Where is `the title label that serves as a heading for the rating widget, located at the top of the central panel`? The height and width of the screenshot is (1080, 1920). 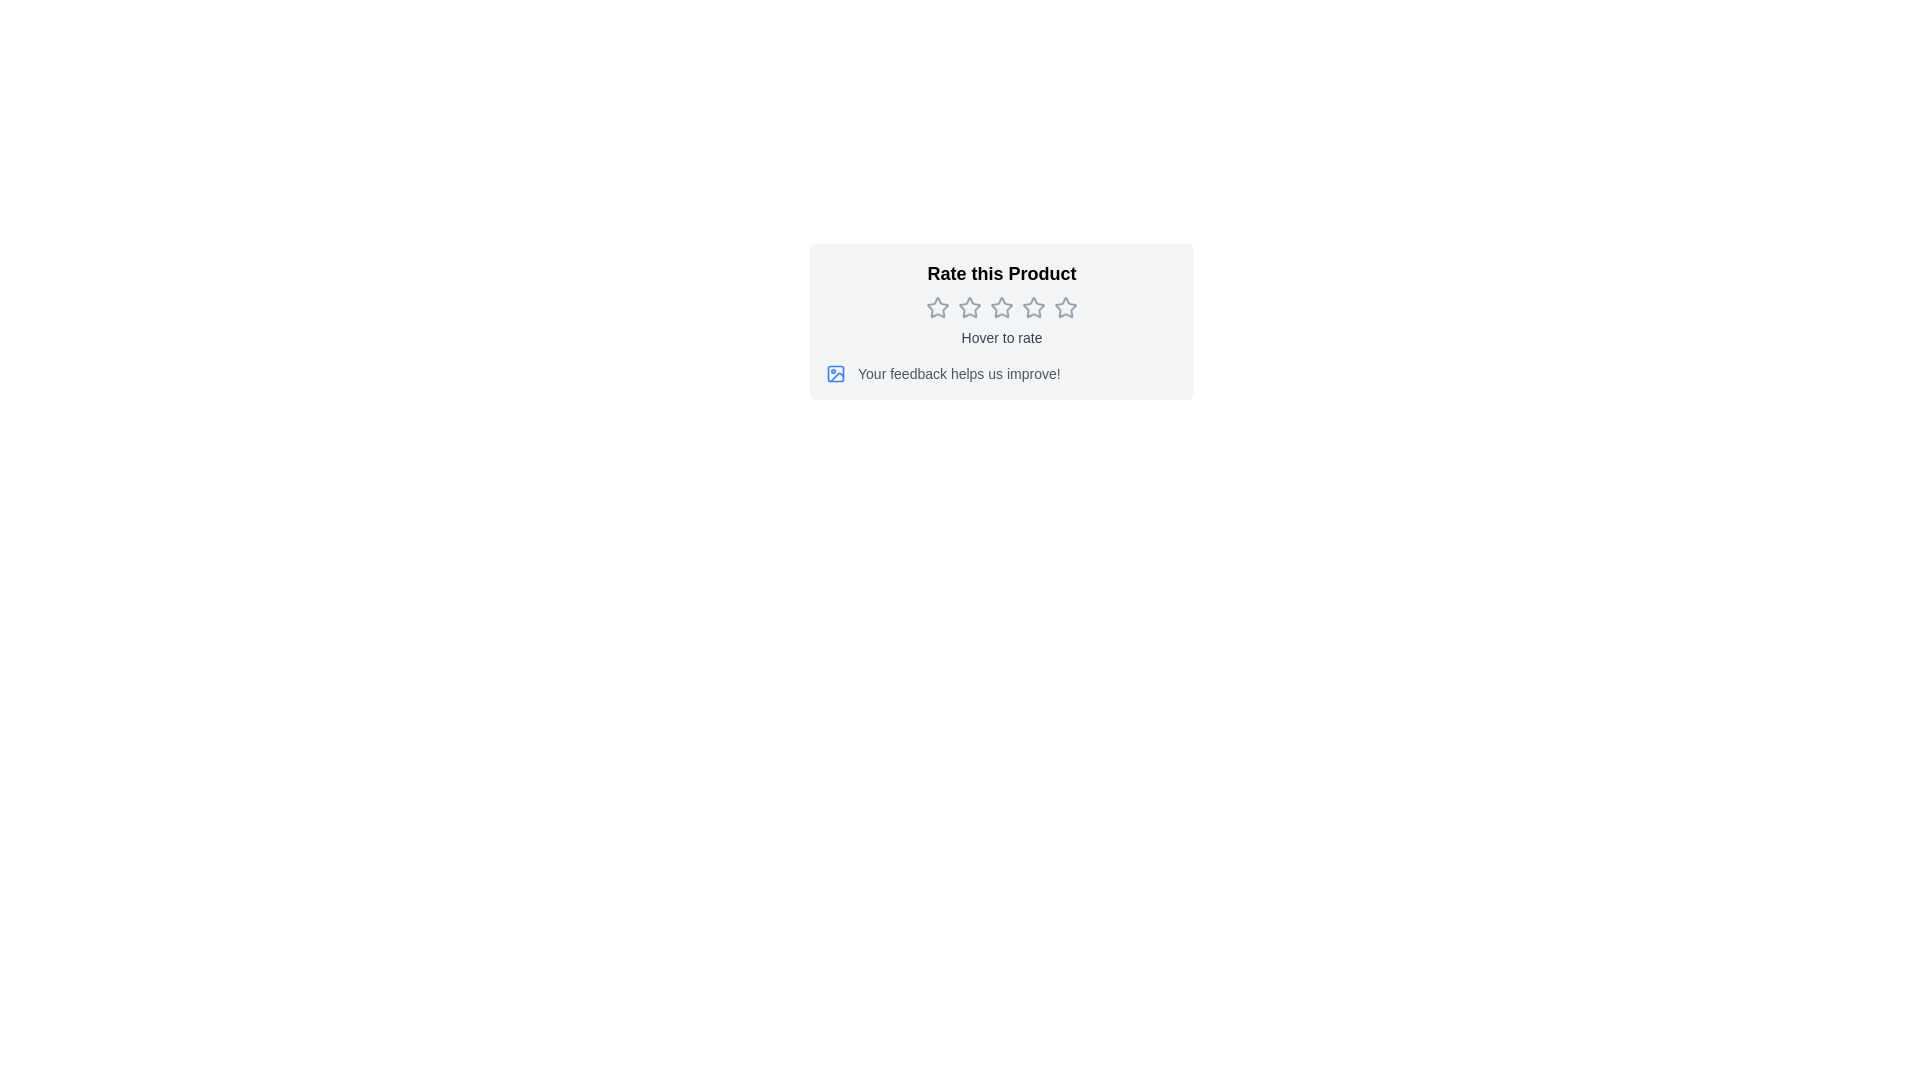
the title label that serves as a heading for the rating widget, located at the top of the central panel is located at coordinates (1002, 273).